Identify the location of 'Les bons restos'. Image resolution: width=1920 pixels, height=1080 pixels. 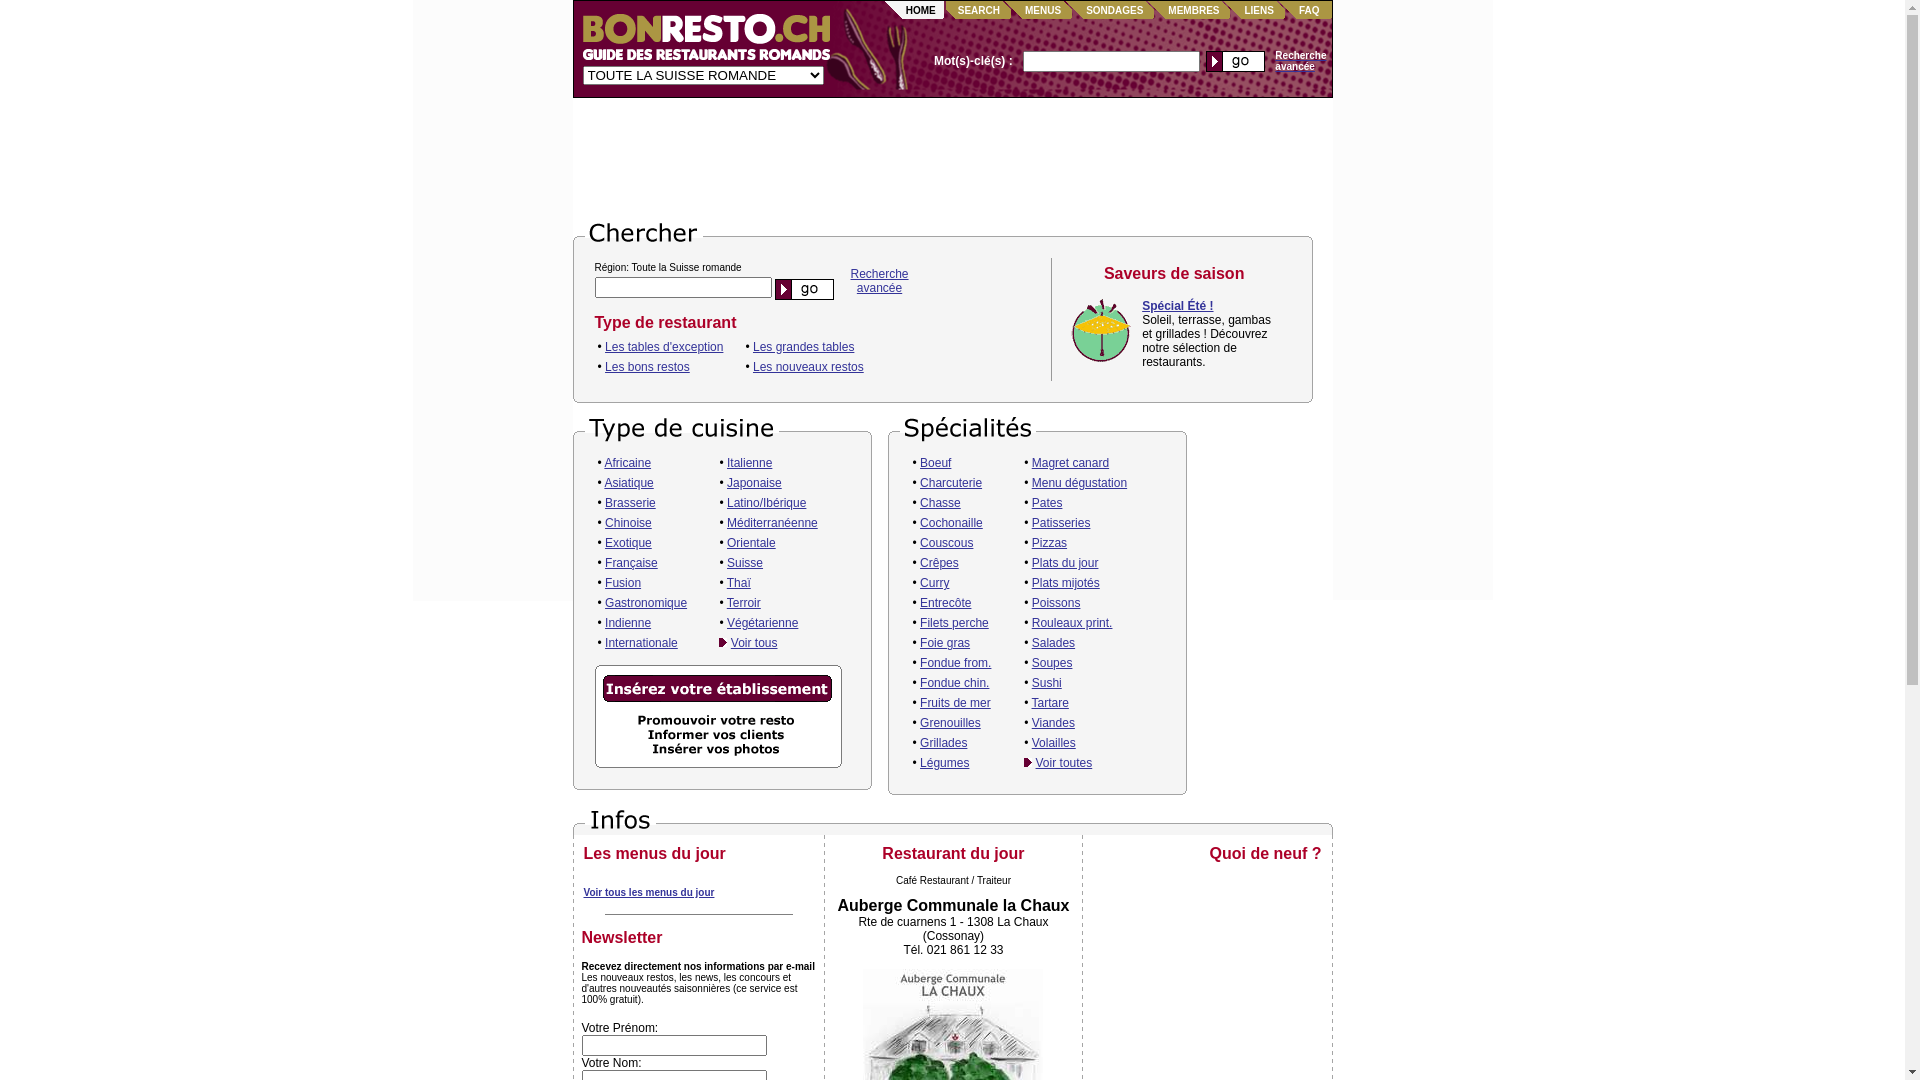
(647, 366).